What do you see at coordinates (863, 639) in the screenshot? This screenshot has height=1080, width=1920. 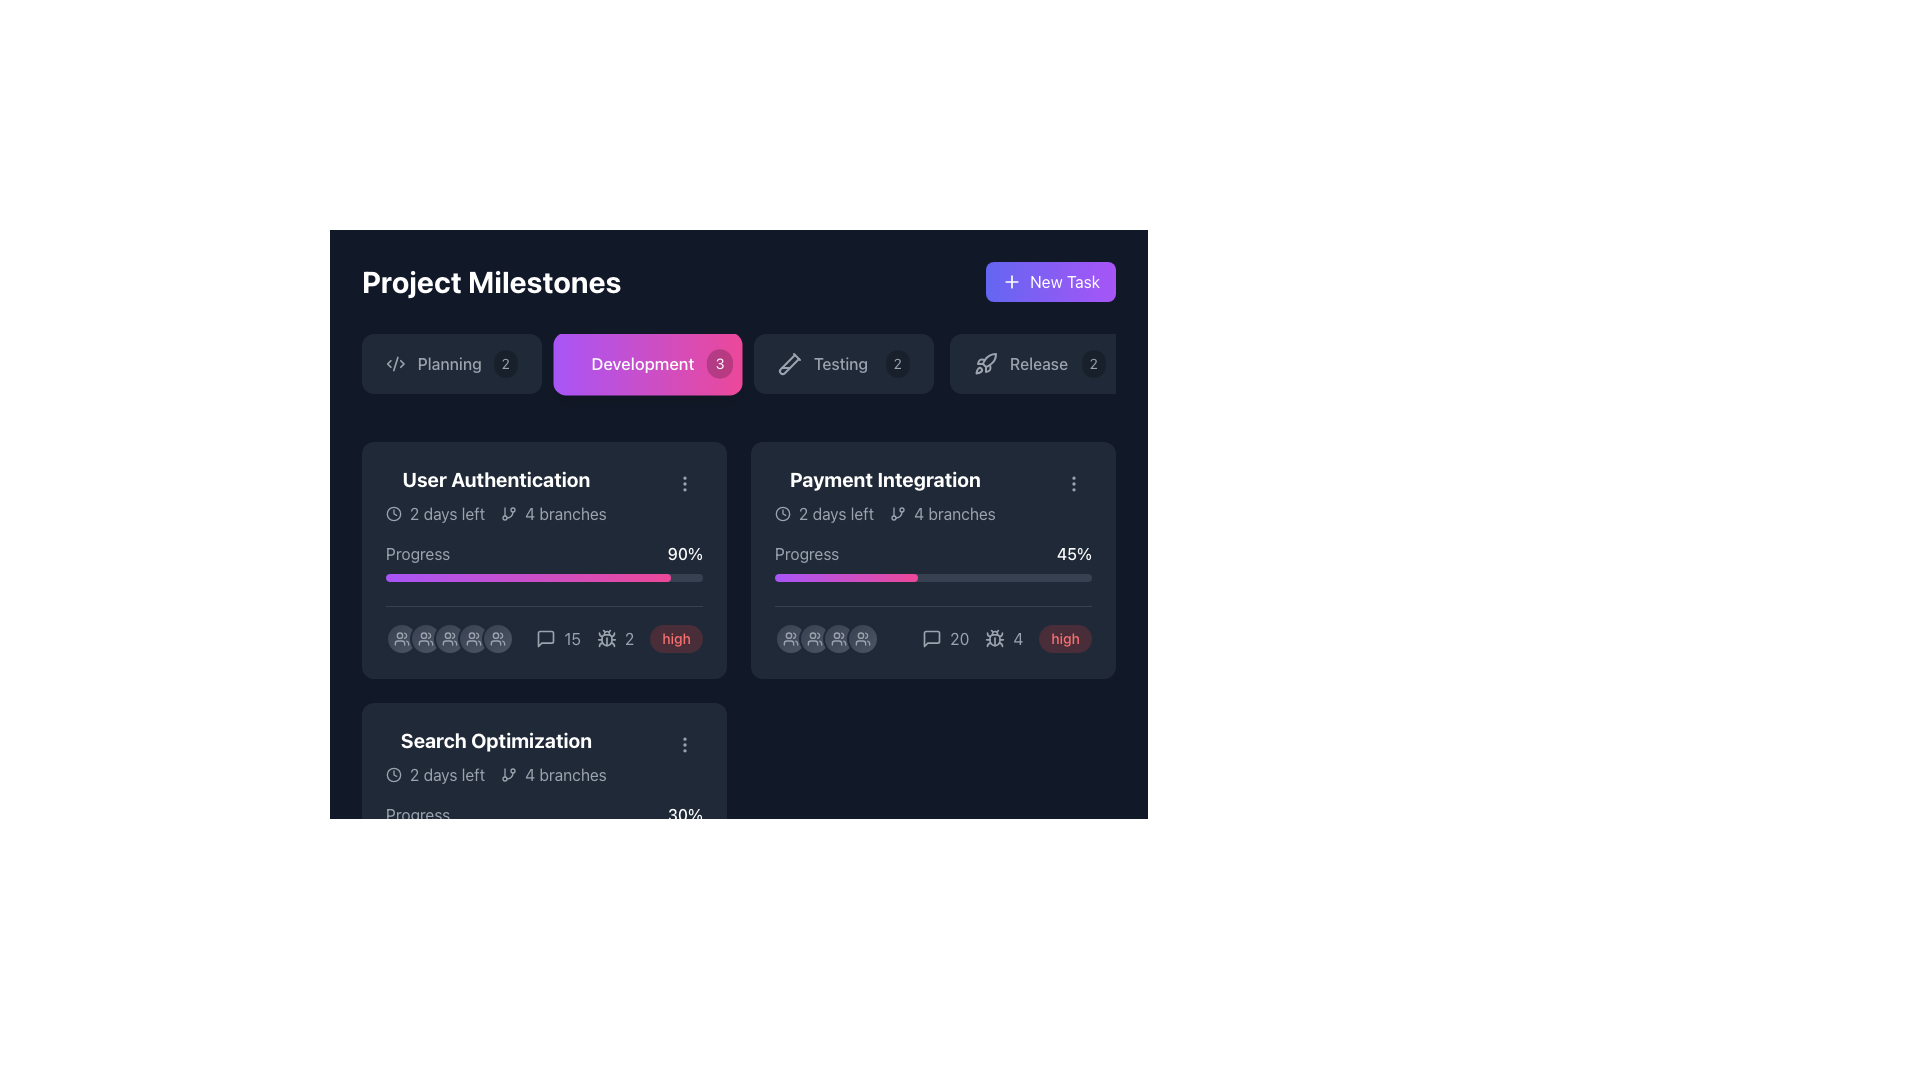 I see `the team association icon located in the top-right quadrant of the interface within the 'Payment Integration' section` at bounding box center [863, 639].